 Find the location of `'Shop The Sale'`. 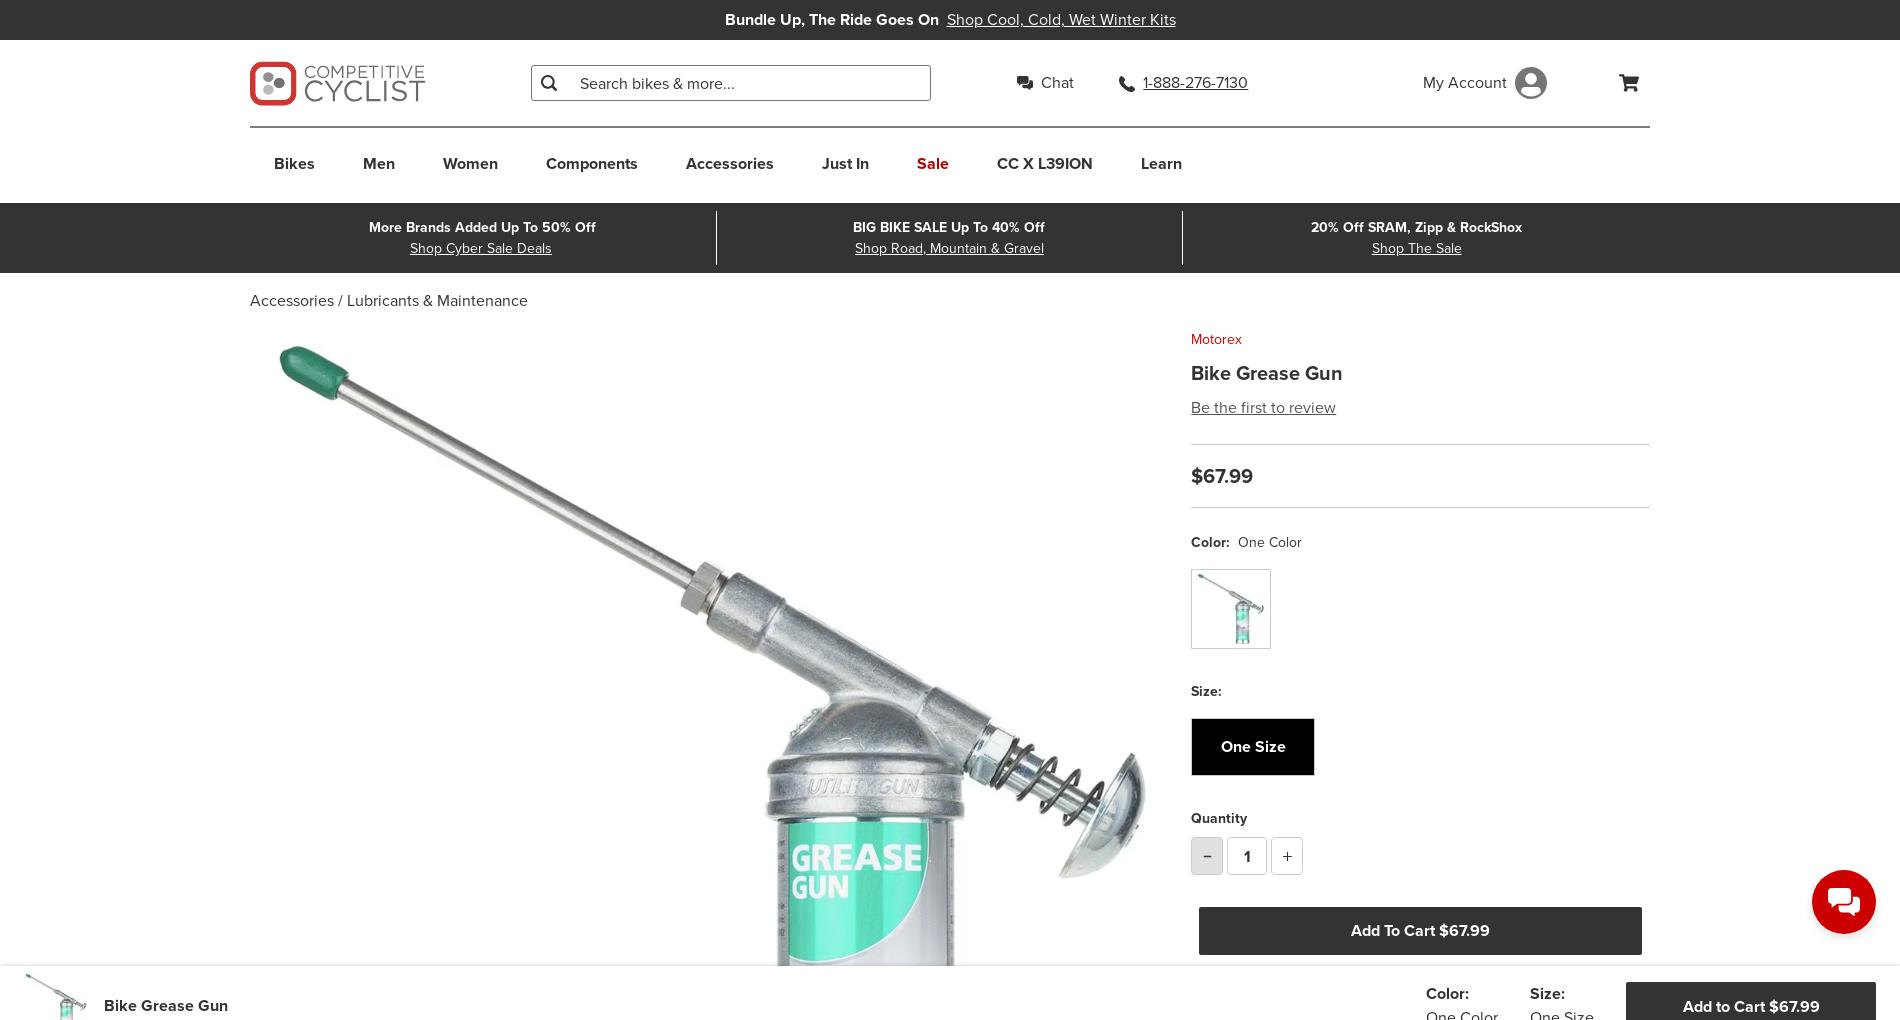

'Shop The Sale' is located at coordinates (1415, 248).